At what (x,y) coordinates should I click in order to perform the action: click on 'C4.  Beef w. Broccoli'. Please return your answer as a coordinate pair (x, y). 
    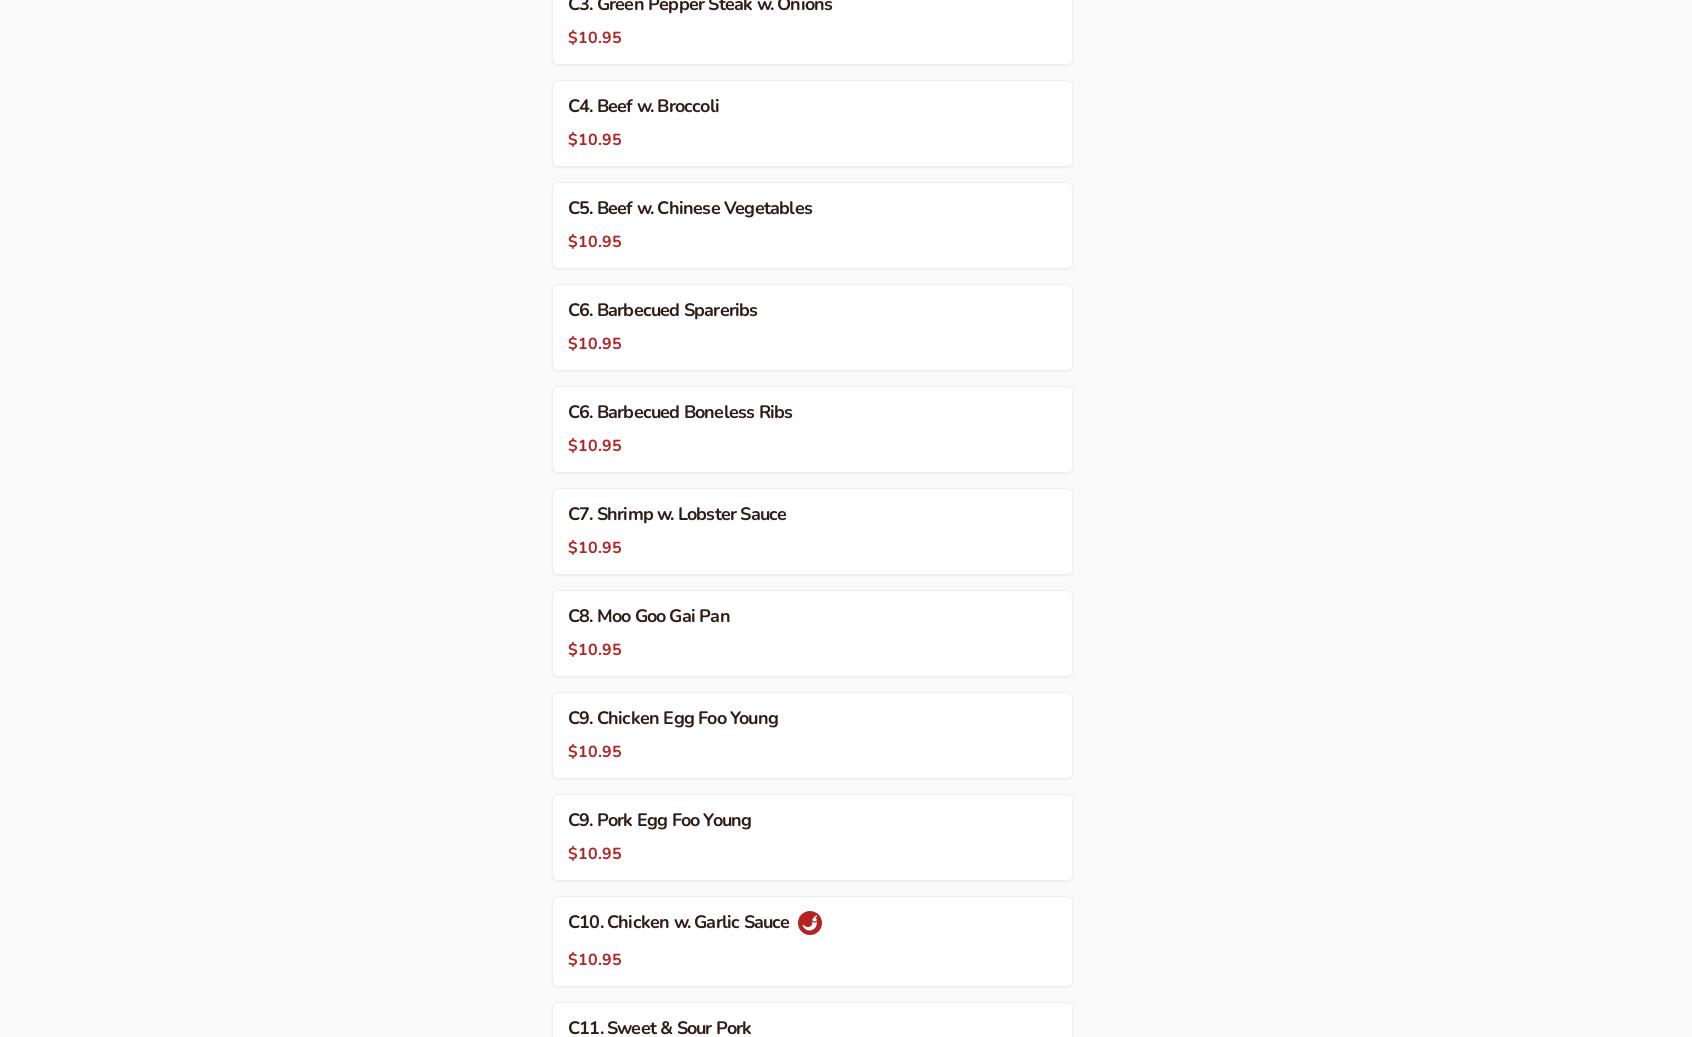
    Looking at the image, I should click on (643, 104).